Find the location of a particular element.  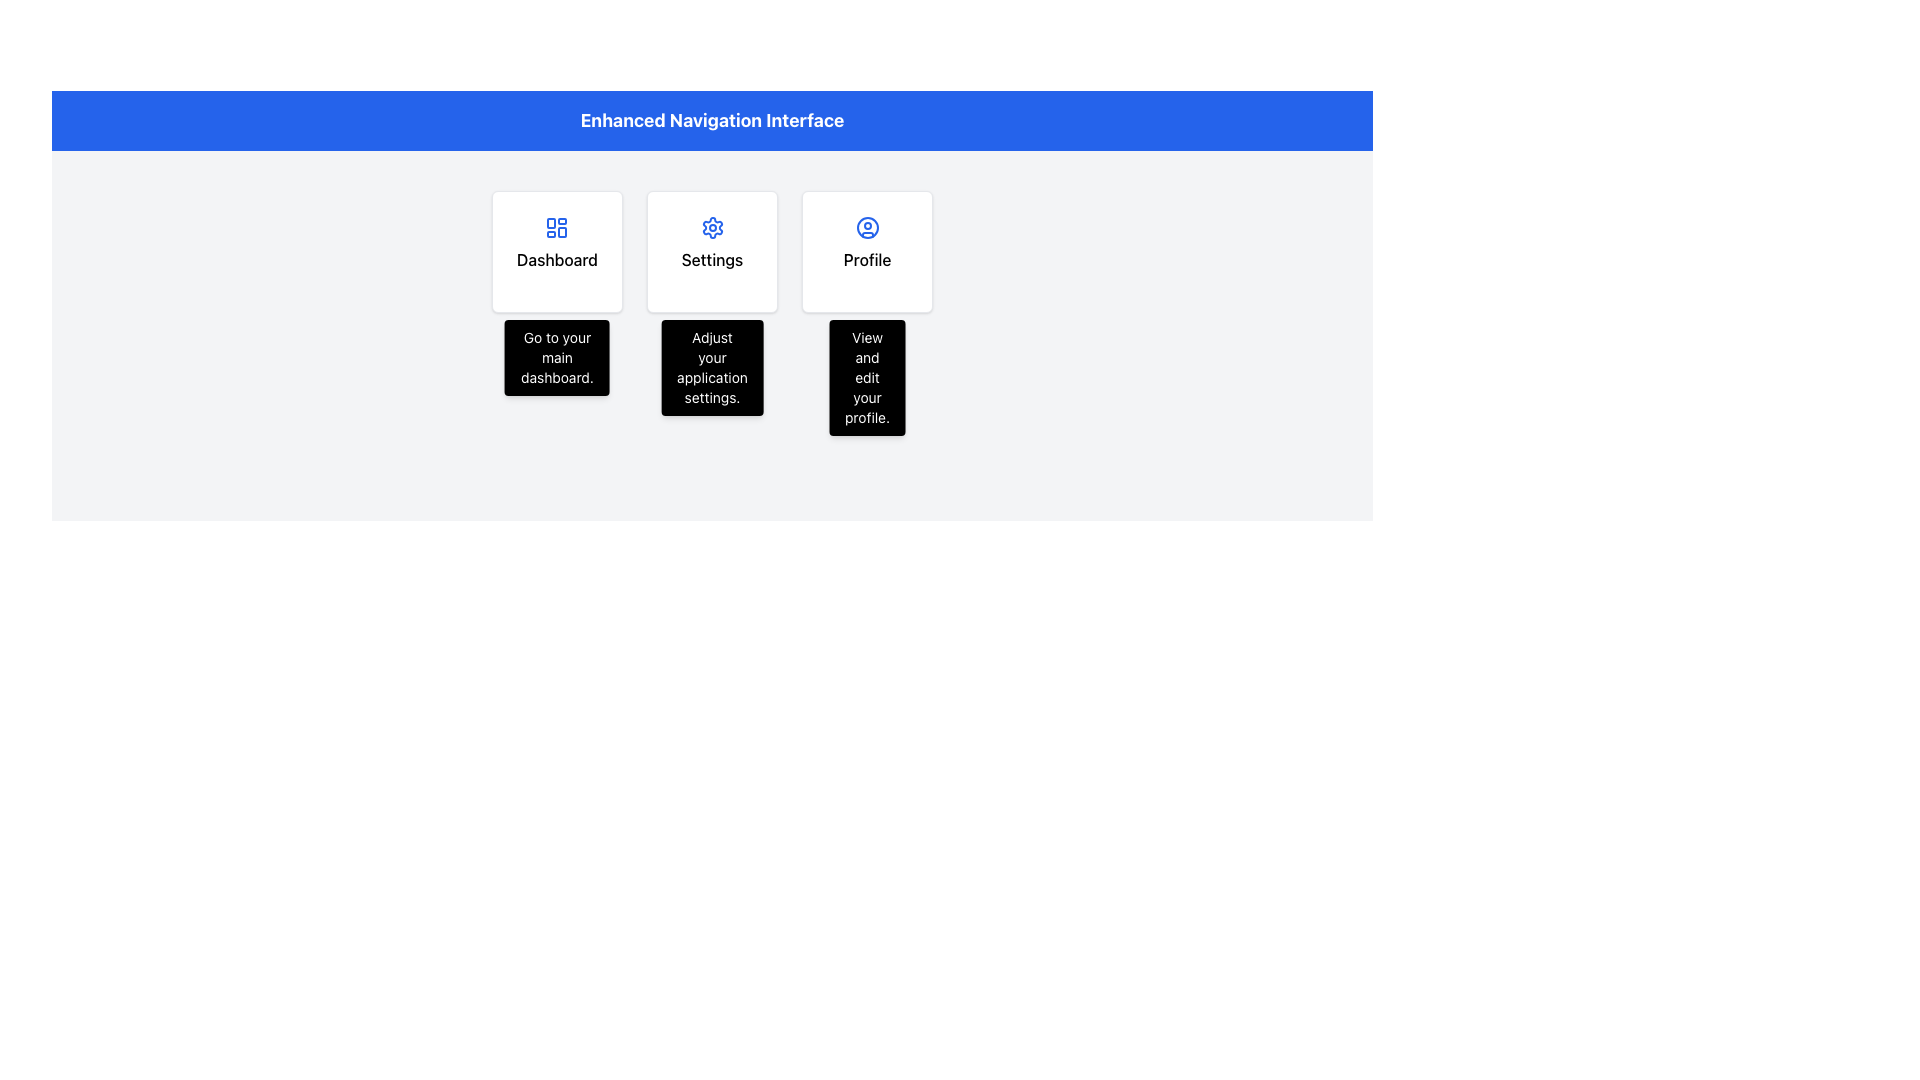

the small rectangular icon with rounded corners, styled with a blue outline and transparent fill, located in the bottom-right quadrant of the Dashboard section's grid layout is located at coordinates (561, 231).